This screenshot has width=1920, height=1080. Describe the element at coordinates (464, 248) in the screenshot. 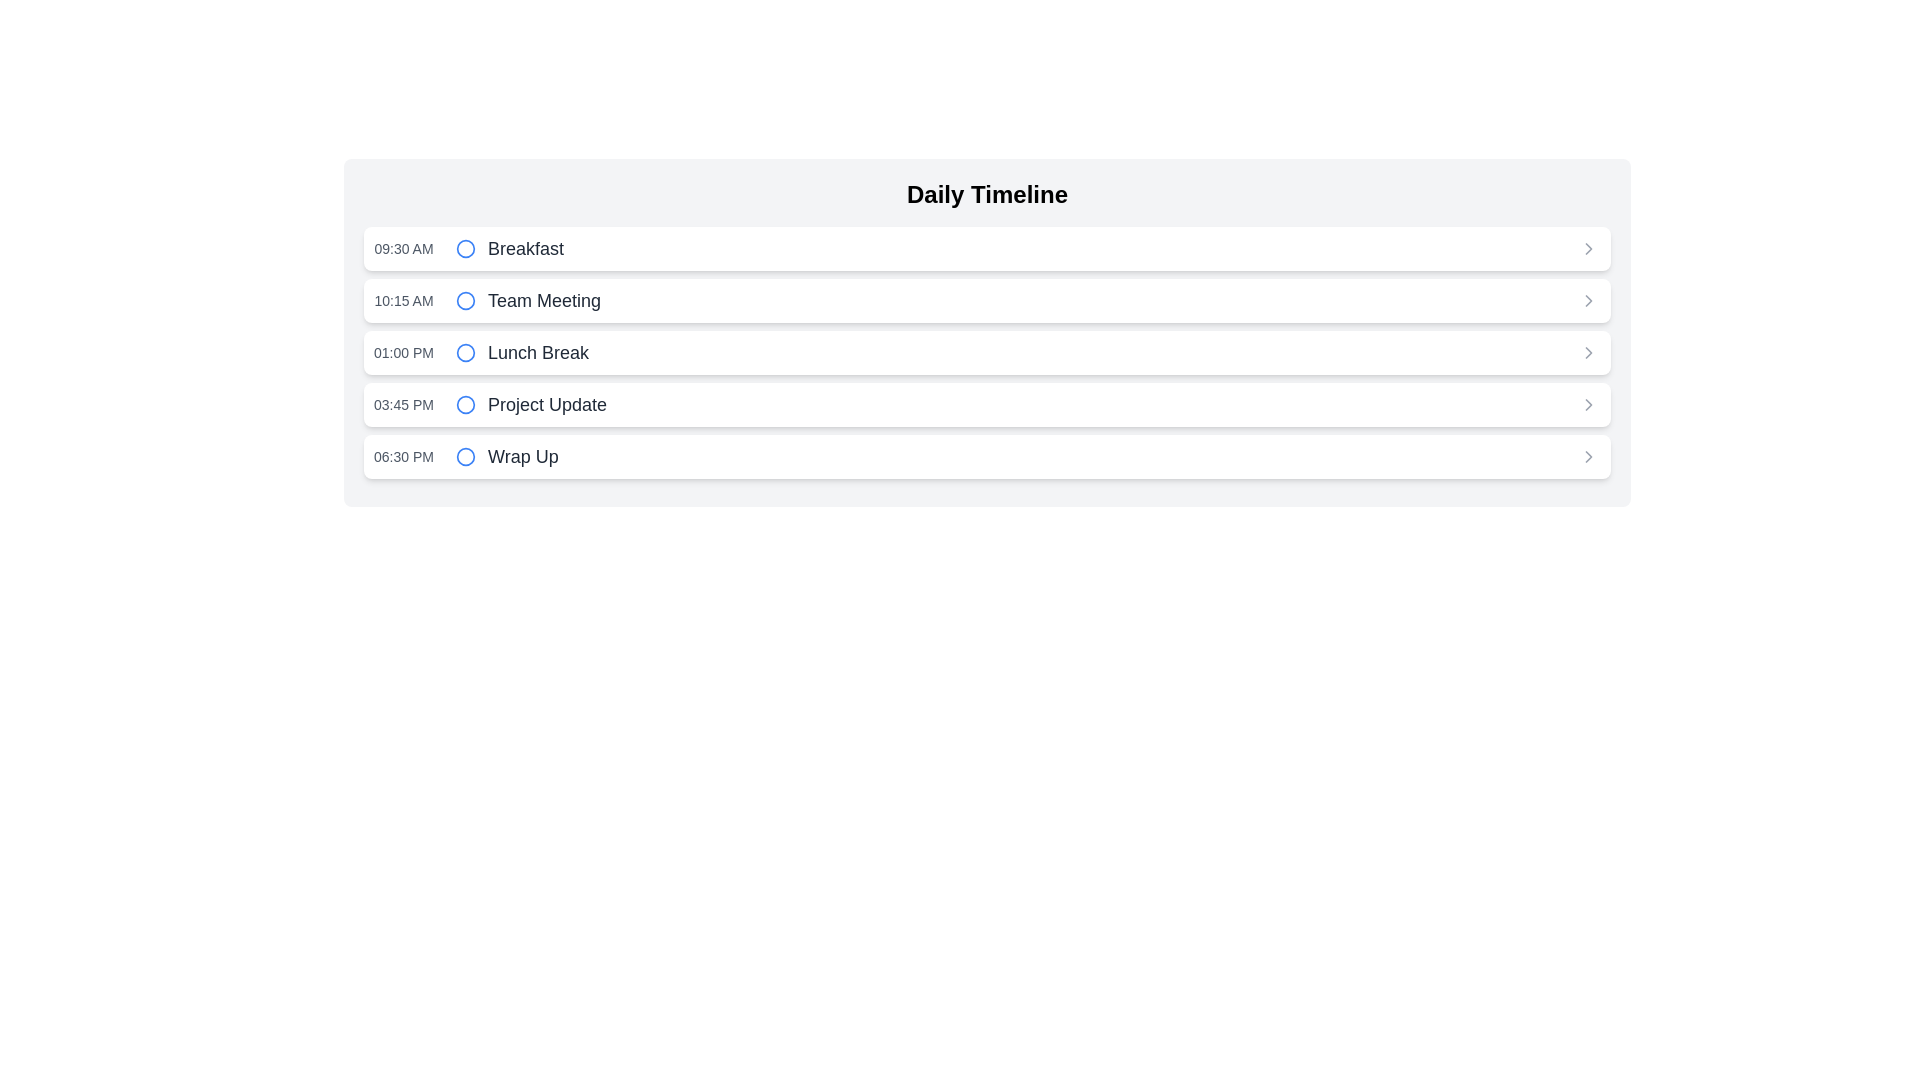

I see `the blue circular icon with a thin border located to the left of the 'Breakfast' text` at that location.